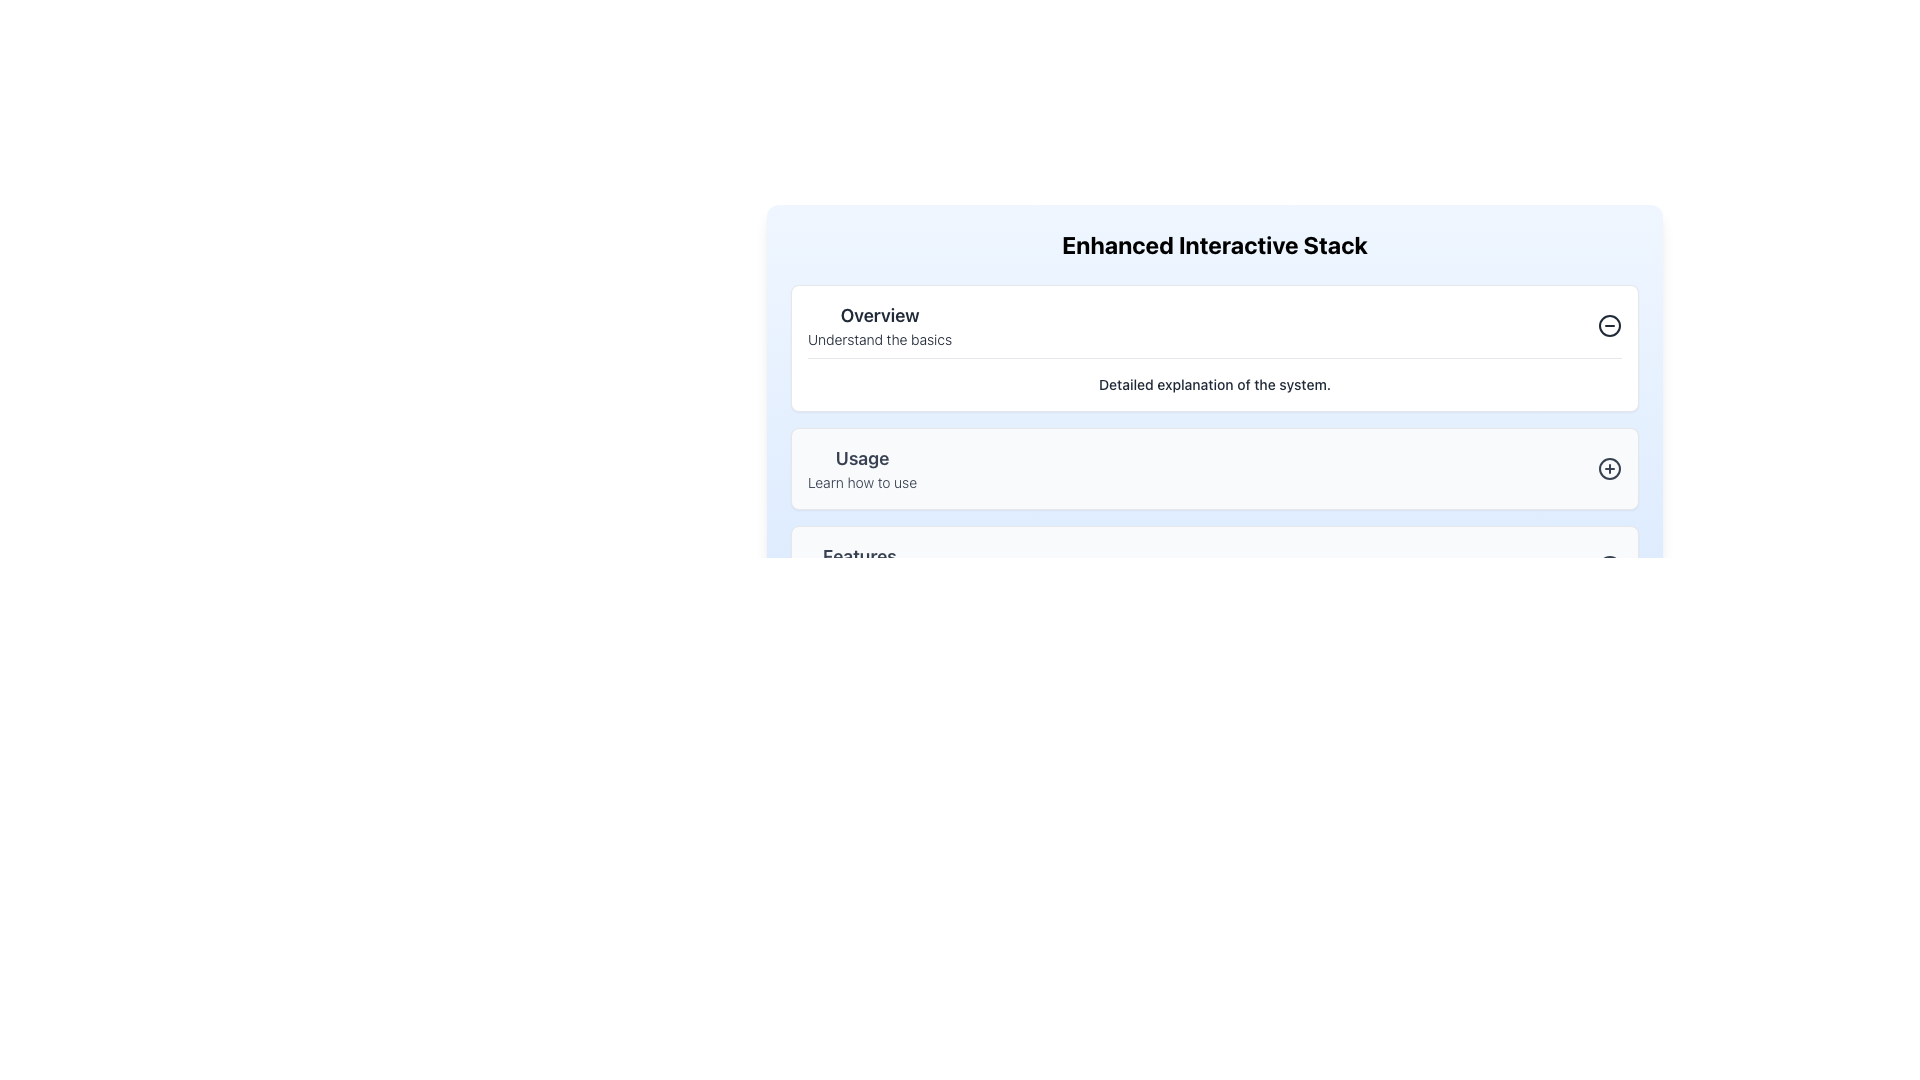 The image size is (1920, 1080). I want to click on the text-based component with a bolded heading and supporting description to select it, so click(879, 325).